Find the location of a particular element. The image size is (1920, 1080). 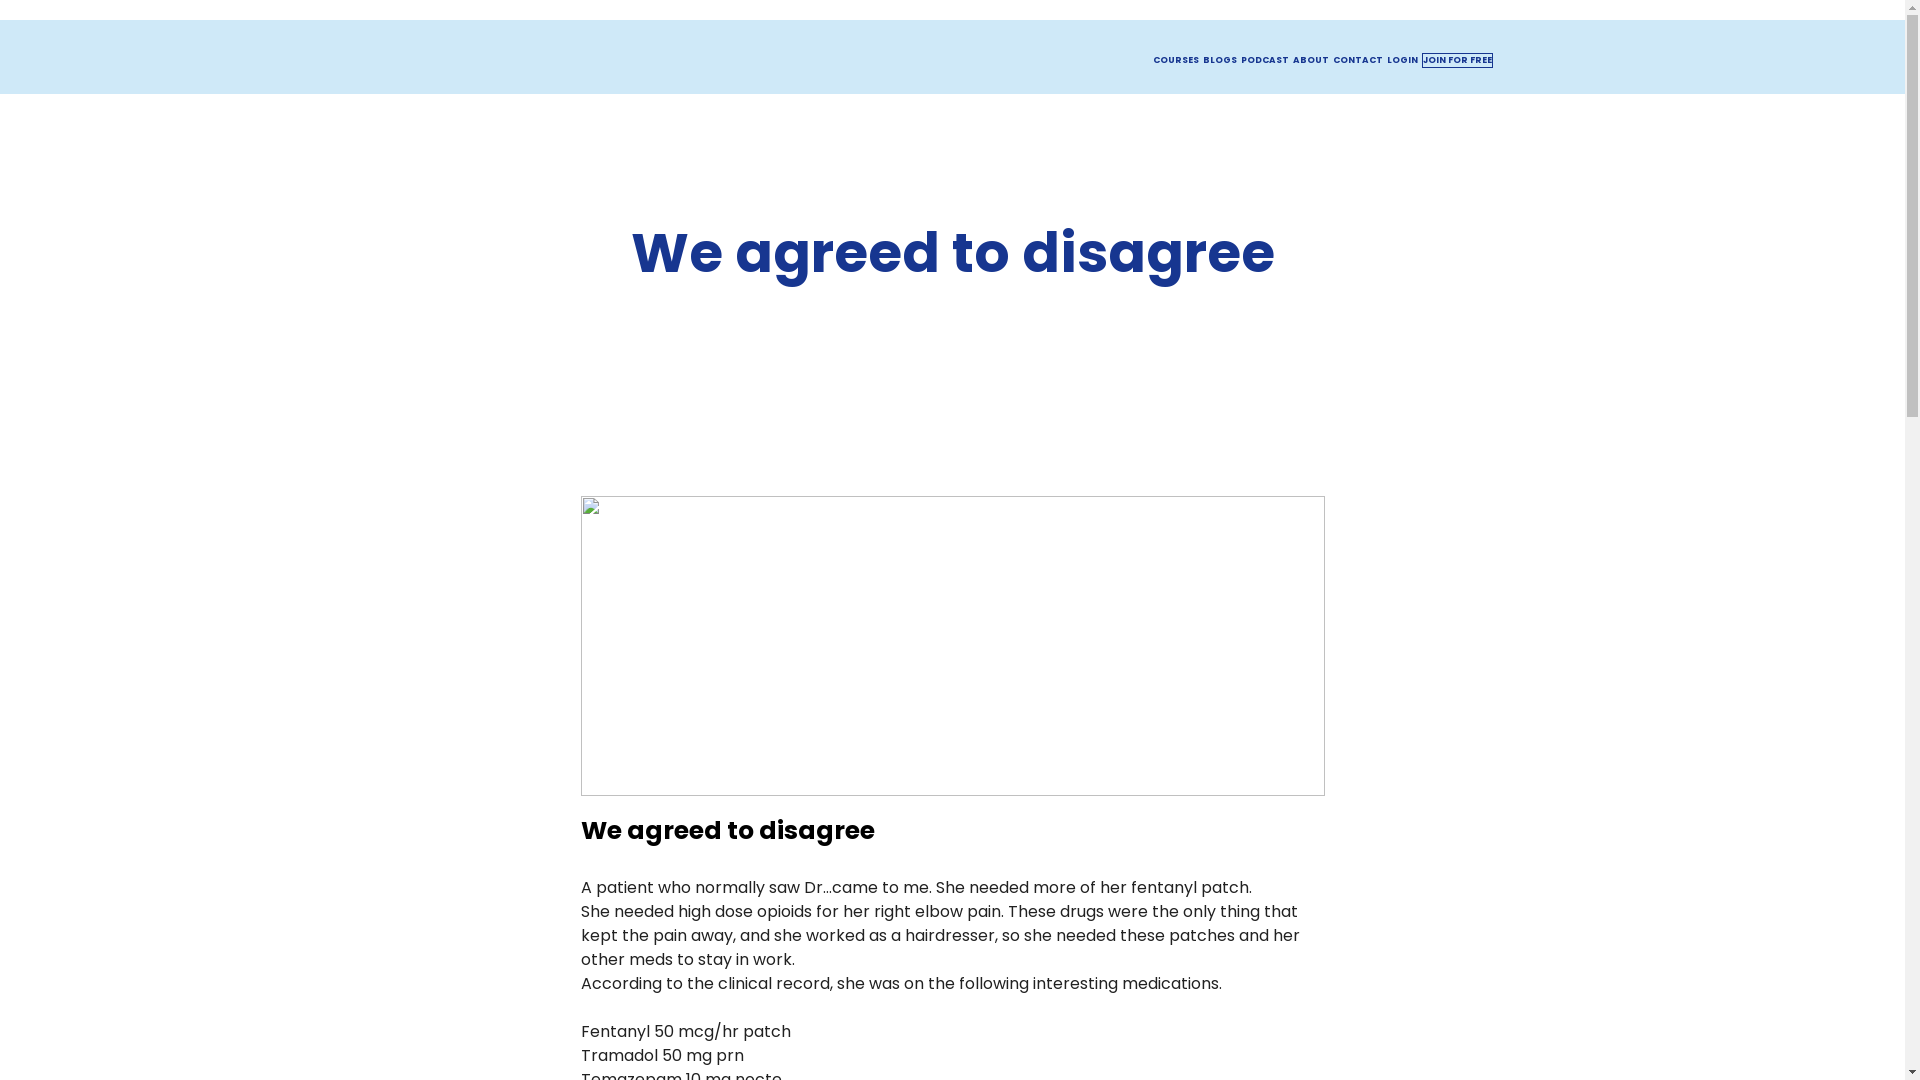

'ABOUT' is located at coordinates (1291, 59).